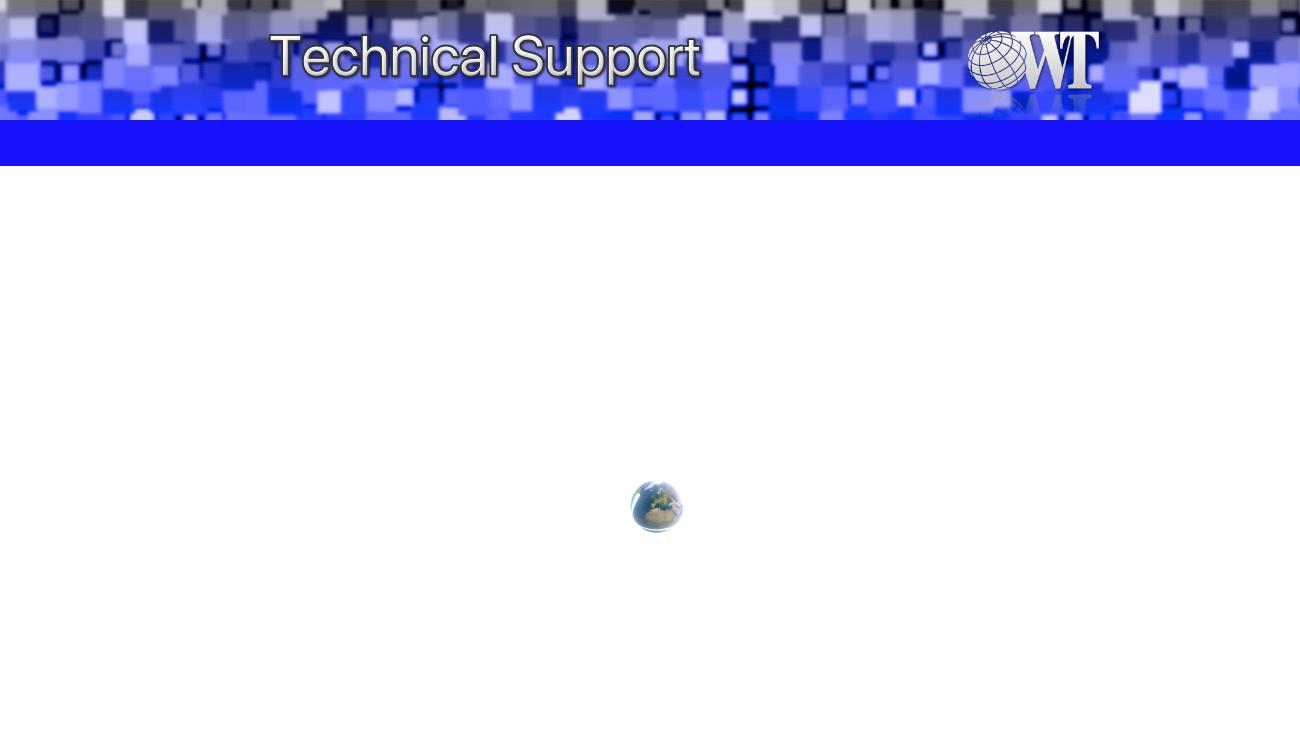 Image resolution: width=1300 pixels, height=745 pixels. I want to click on 'OWT Services', so click(745, 141).